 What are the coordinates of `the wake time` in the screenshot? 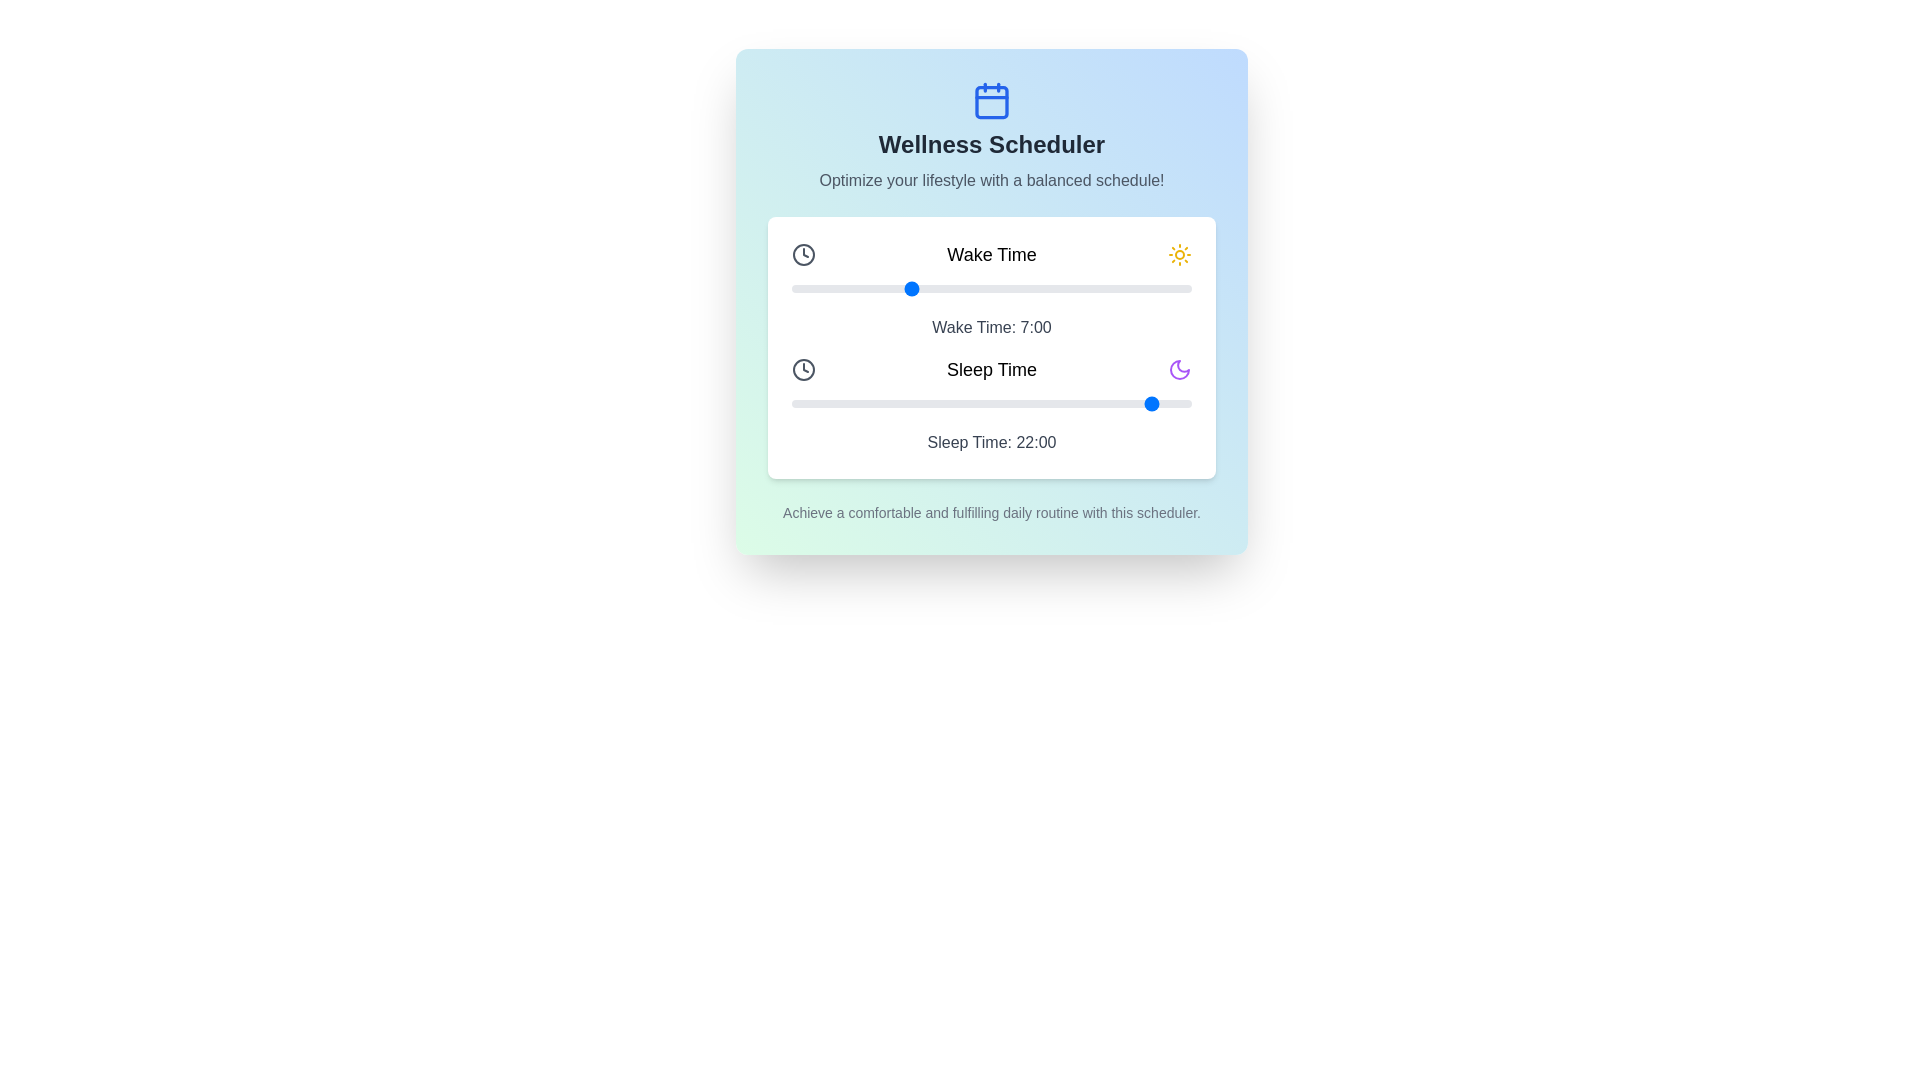 It's located at (1090, 289).